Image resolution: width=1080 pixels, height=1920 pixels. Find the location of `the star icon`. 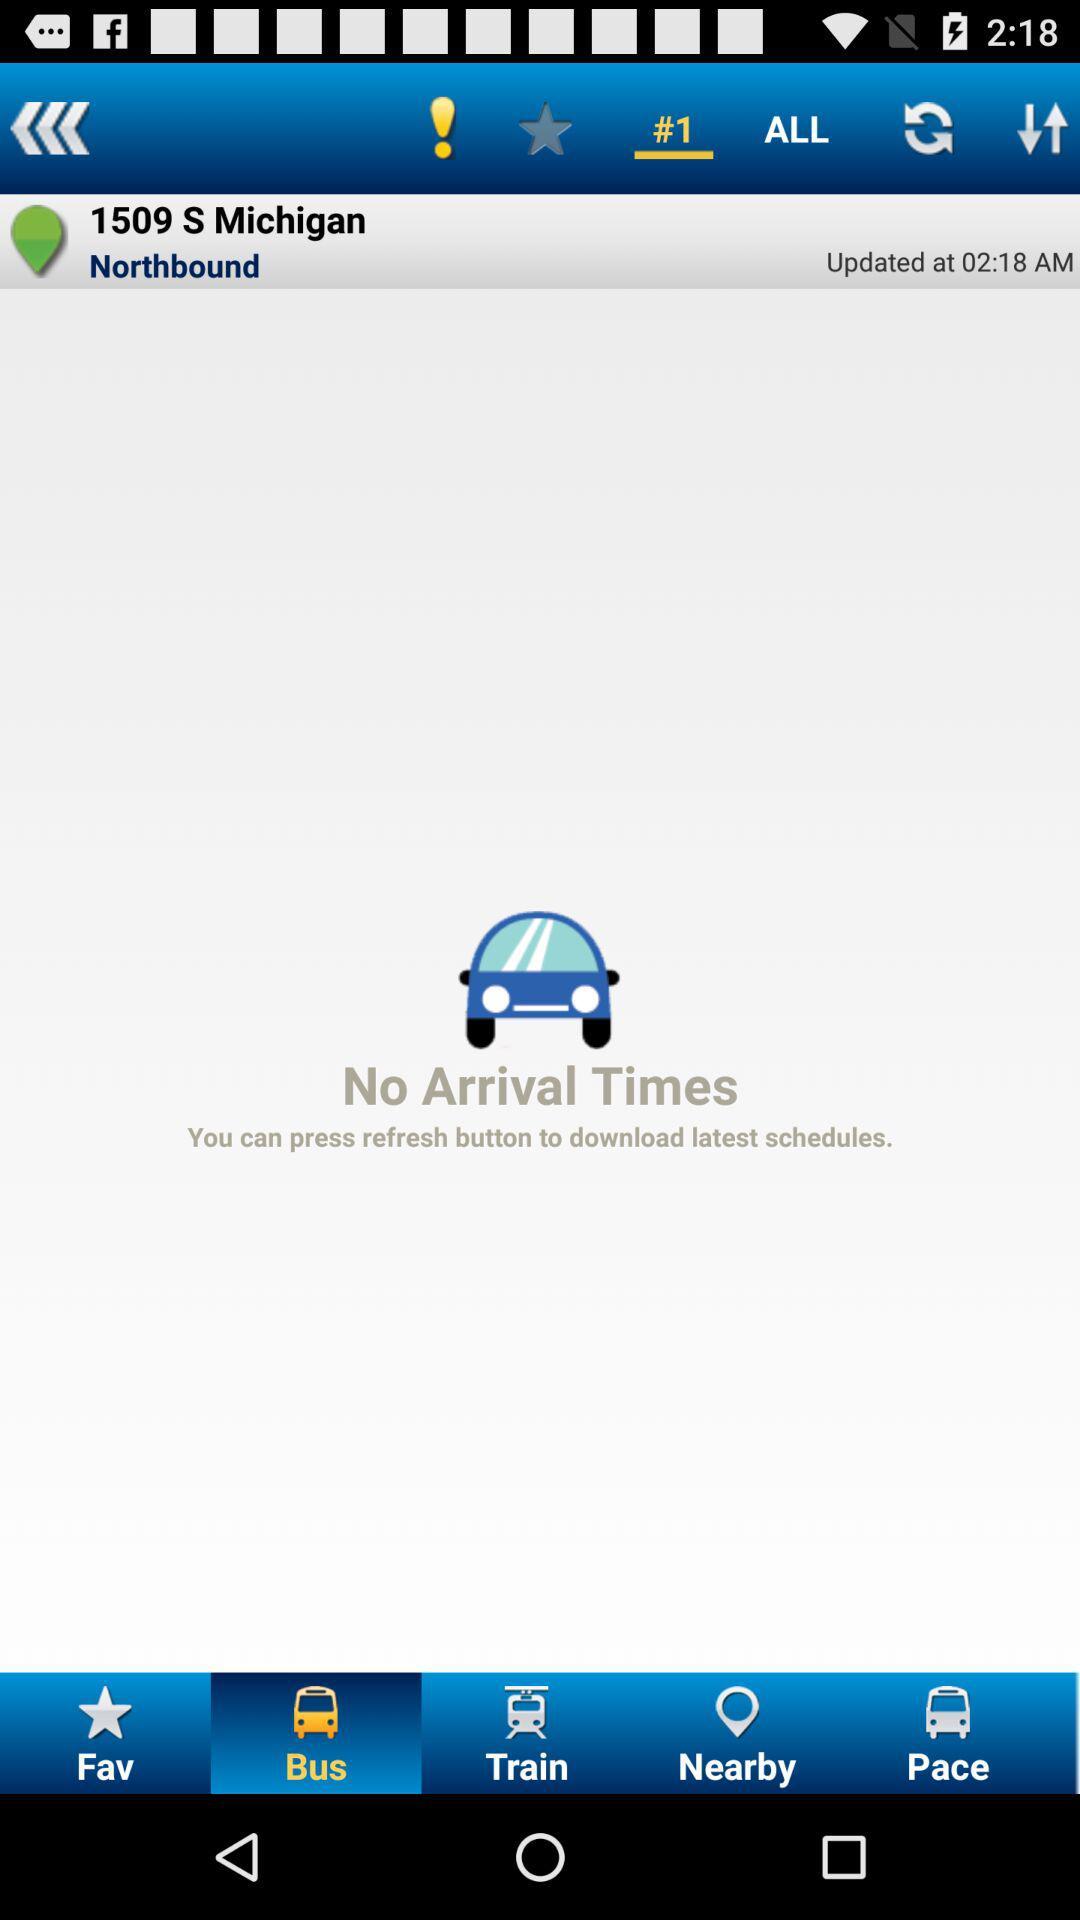

the star icon is located at coordinates (545, 136).